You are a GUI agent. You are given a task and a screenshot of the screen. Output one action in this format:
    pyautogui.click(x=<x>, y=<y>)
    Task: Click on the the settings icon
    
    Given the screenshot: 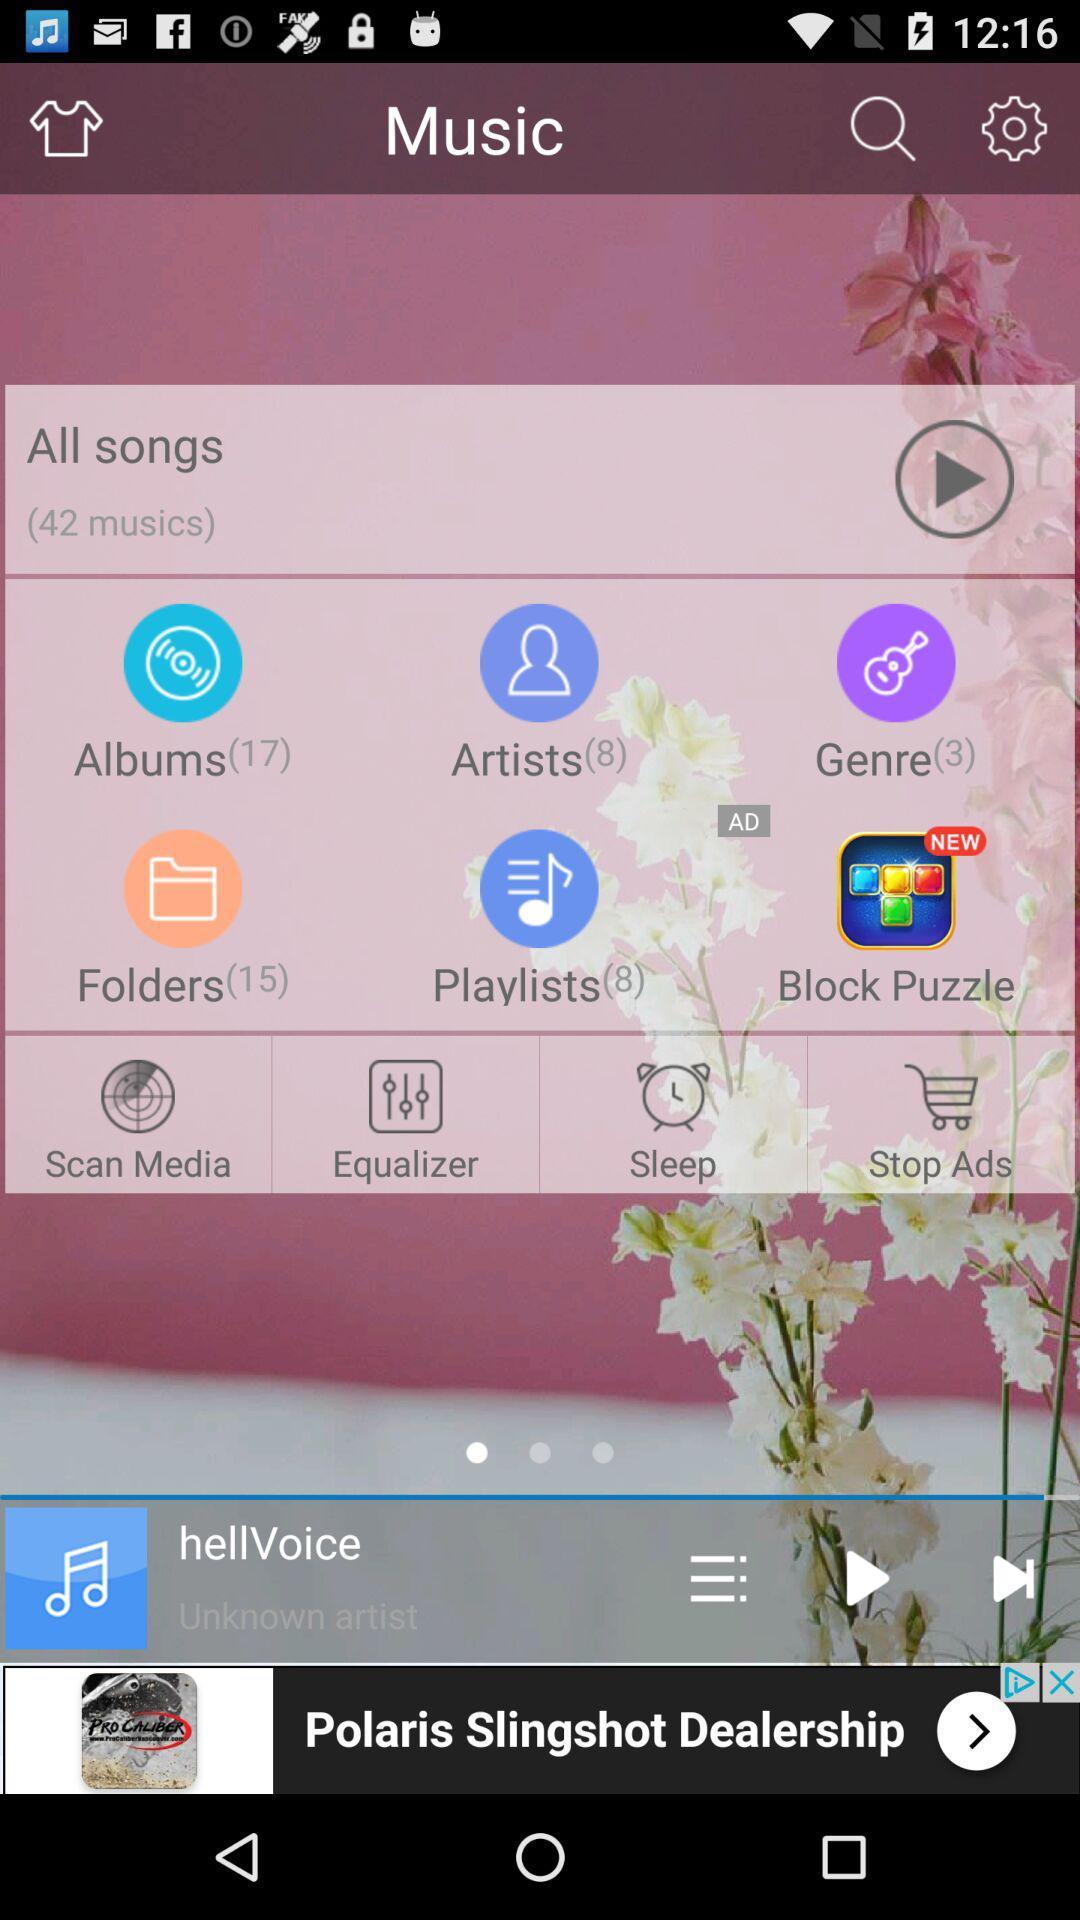 What is the action you would take?
    pyautogui.click(x=1014, y=136)
    